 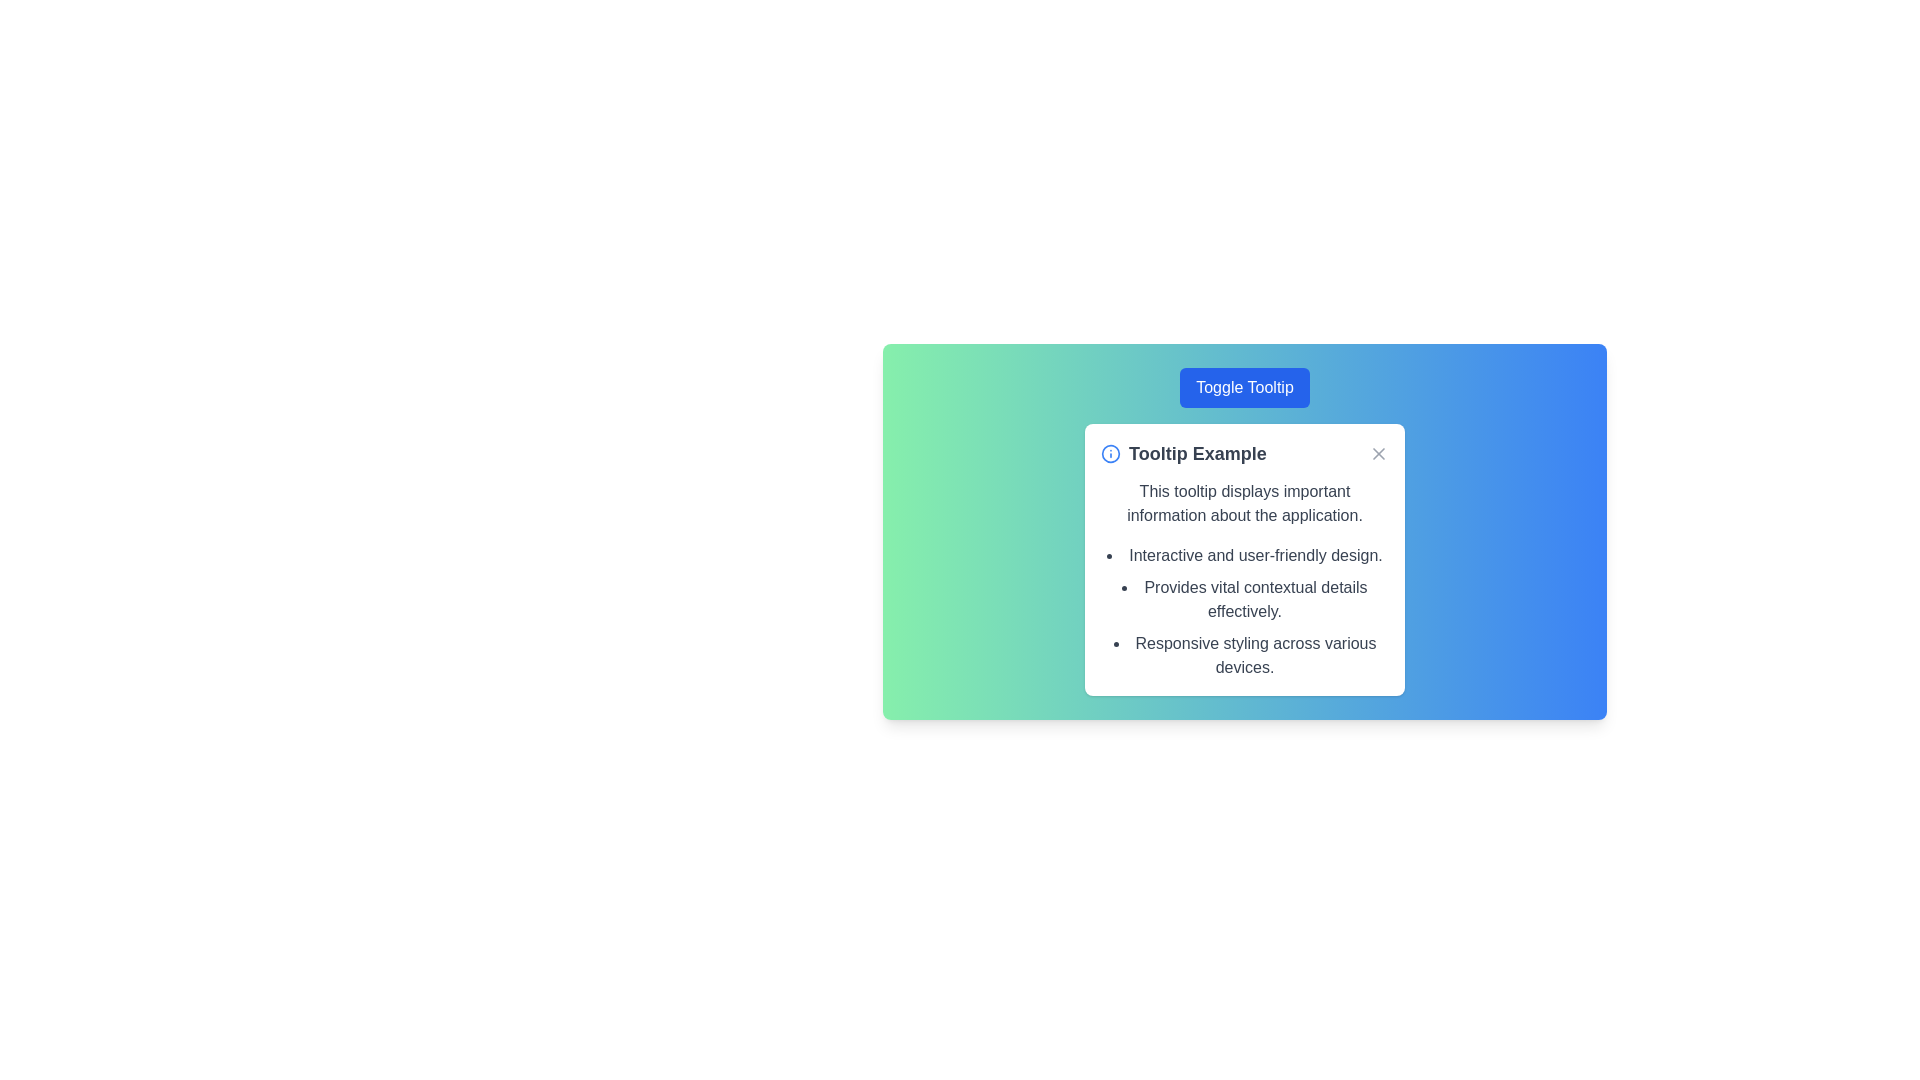 What do you see at coordinates (1377, 454) in the screenshot?
I see `the close button icon located in the top-right corner of the tooltip window titled 'Tooltip Example'` at bounding box center [1377, 454].